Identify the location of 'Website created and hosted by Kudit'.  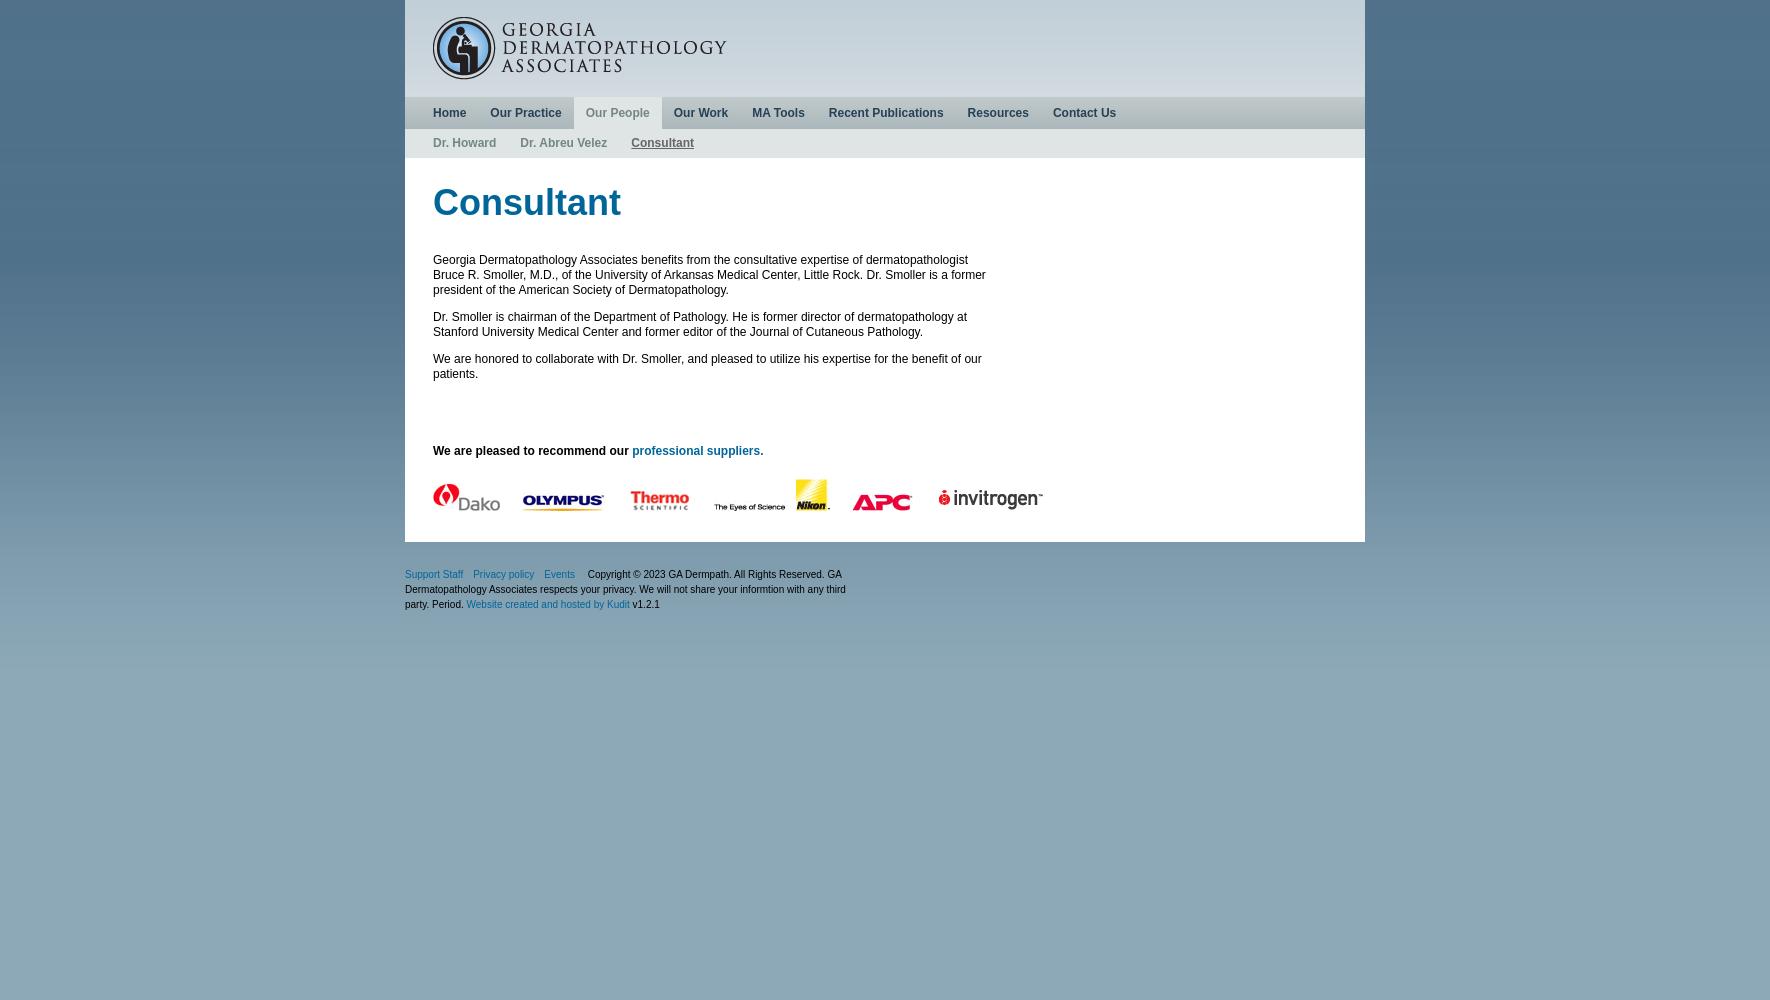
(466, 603).